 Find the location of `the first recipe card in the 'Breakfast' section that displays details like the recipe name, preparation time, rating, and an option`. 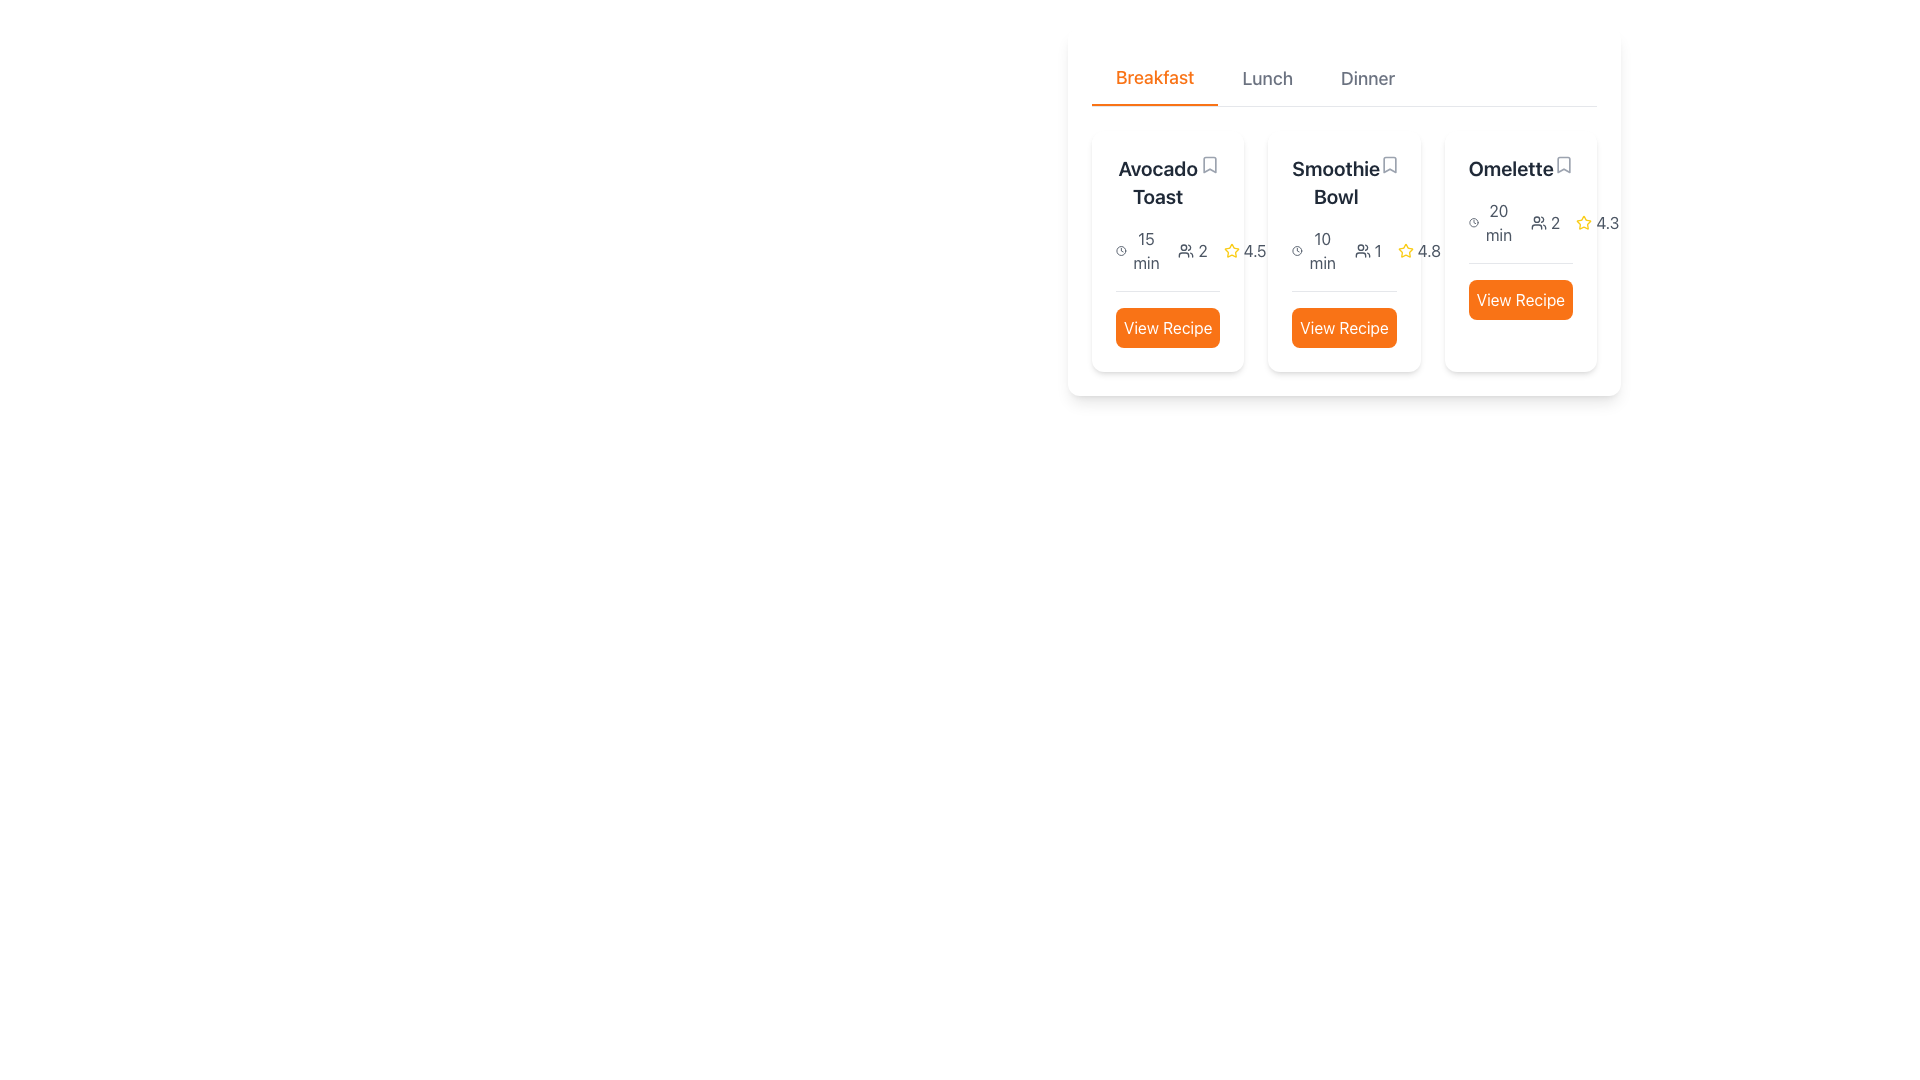

the first recipe card in the 'Breakfast' section that displays details like the recipe name, preparation time, rating, and an option is located at coordinates (1168, 250).